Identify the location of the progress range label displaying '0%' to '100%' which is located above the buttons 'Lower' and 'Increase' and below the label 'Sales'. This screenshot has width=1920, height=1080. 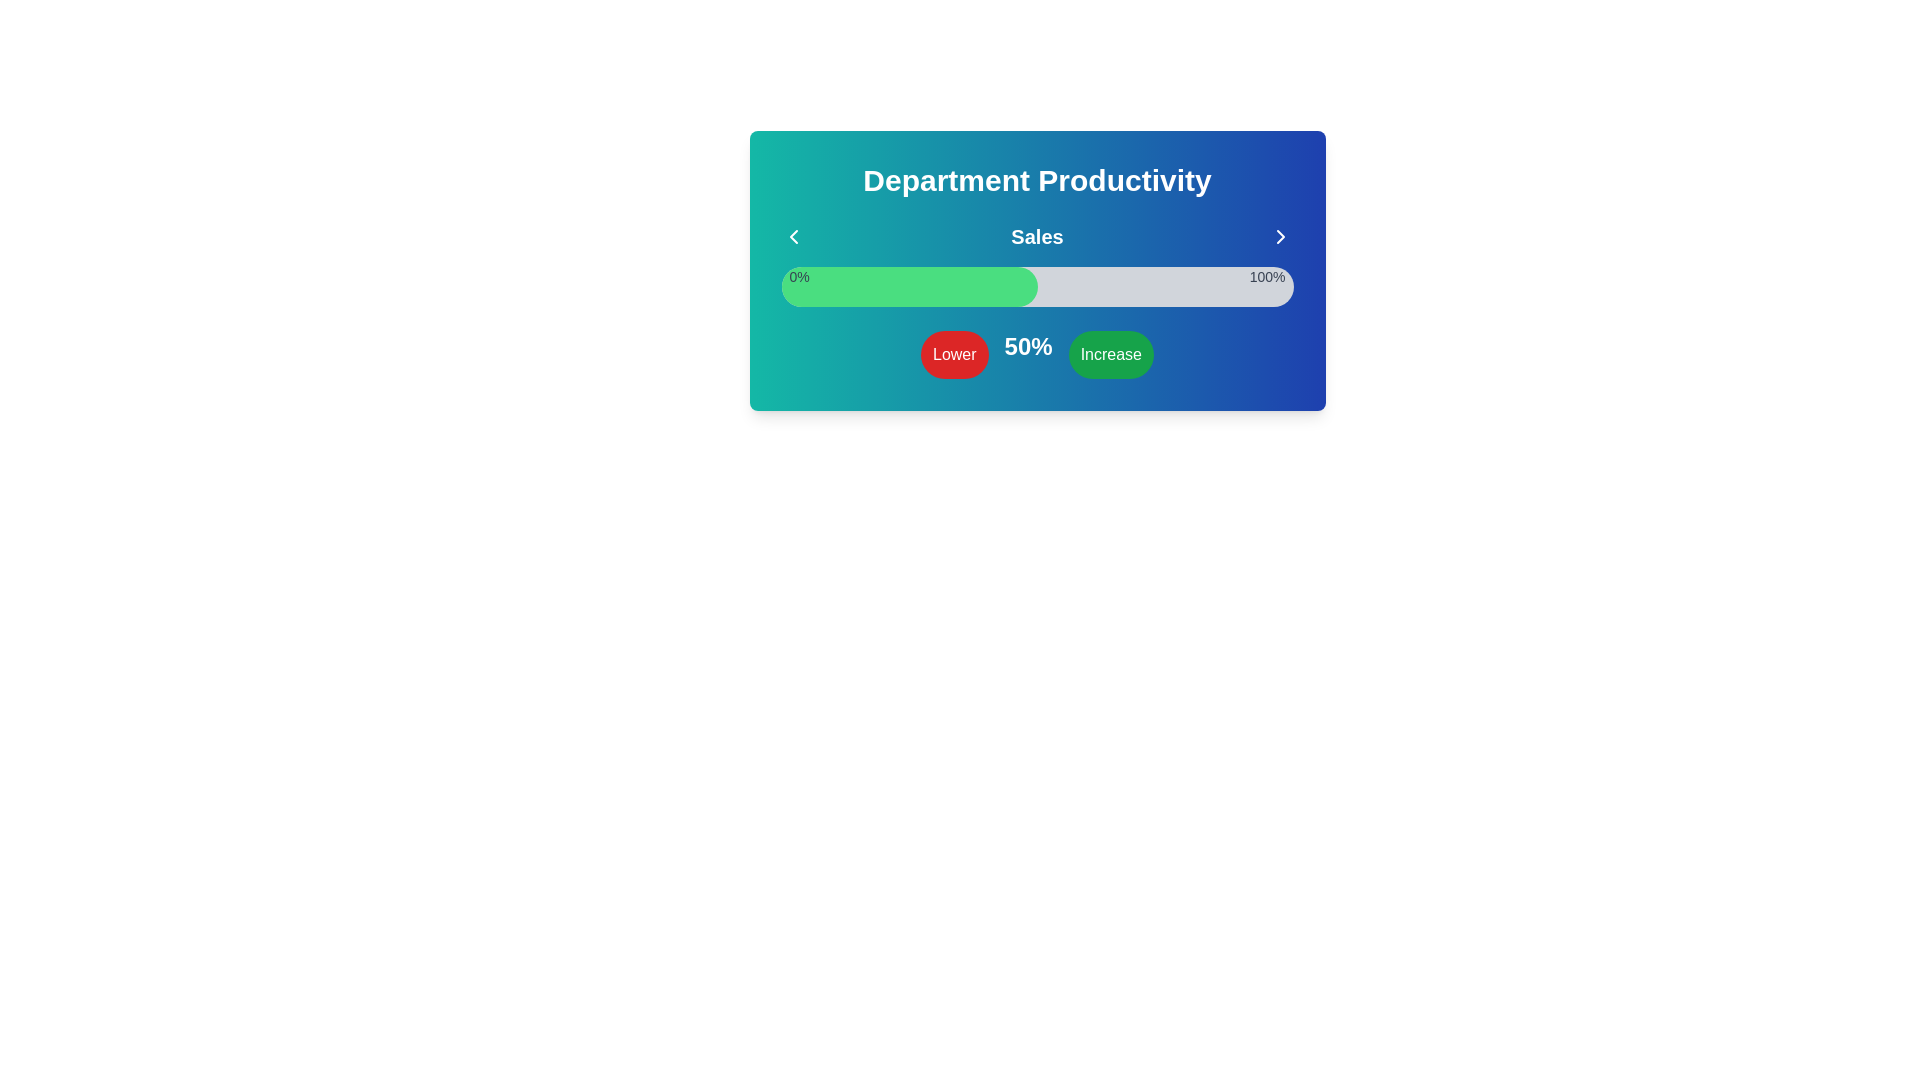
(1037, 277).